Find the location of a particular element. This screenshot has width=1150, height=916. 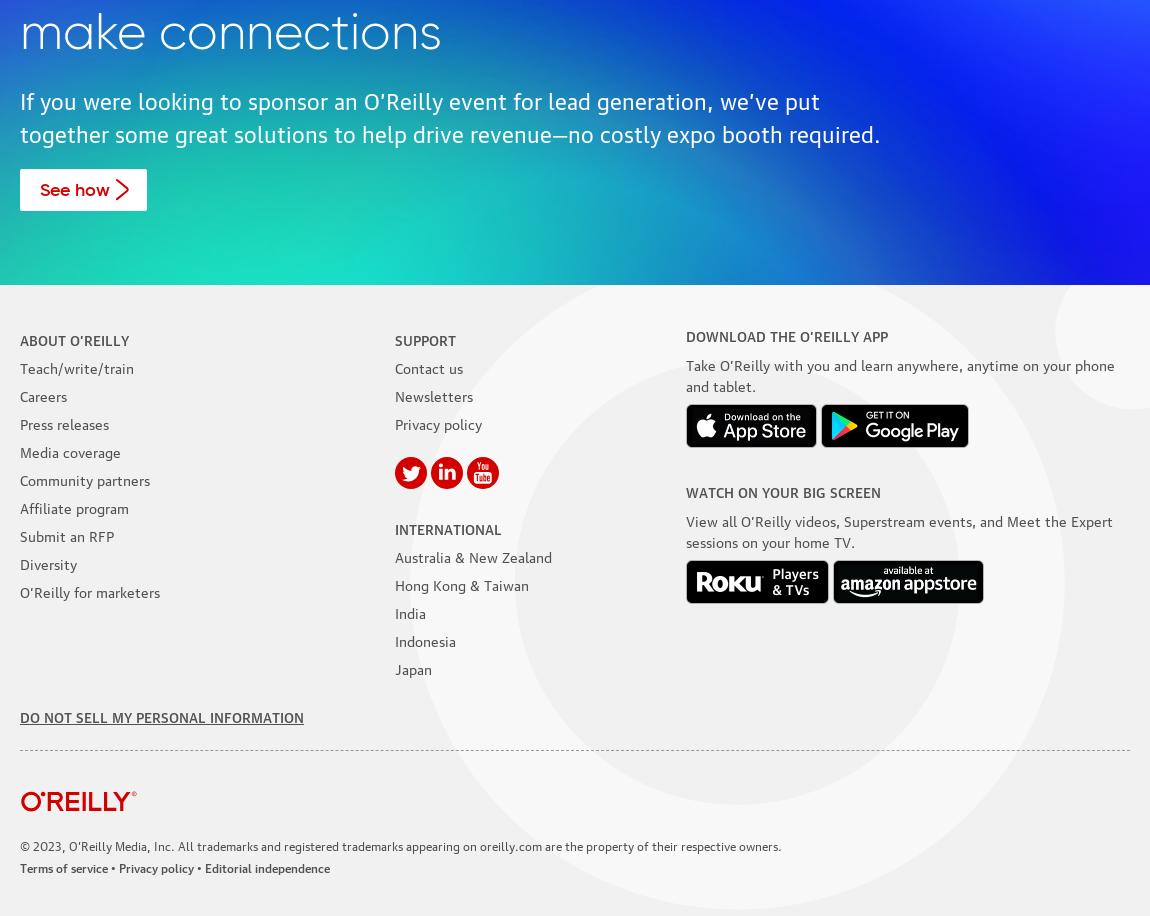

'See how' is located at coordinates (73, 188).